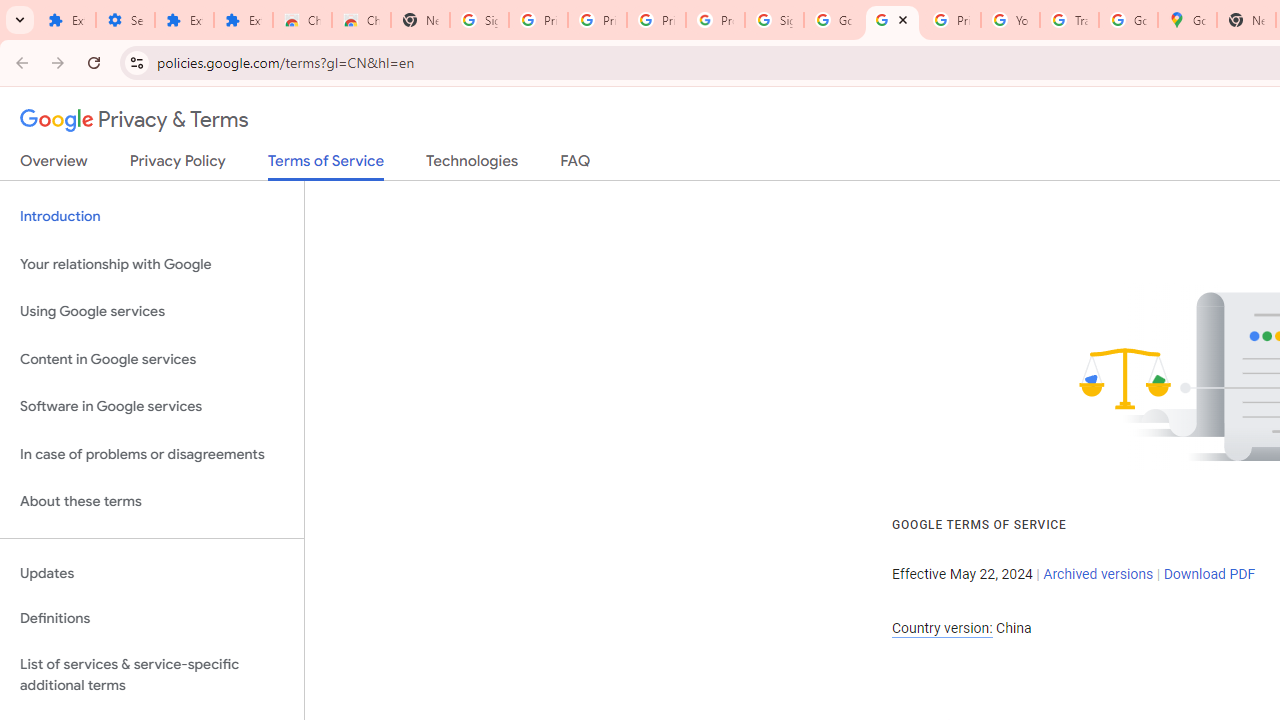 The image size is (1280, 720). I want to click on 'Country version:', so click(941, 627).